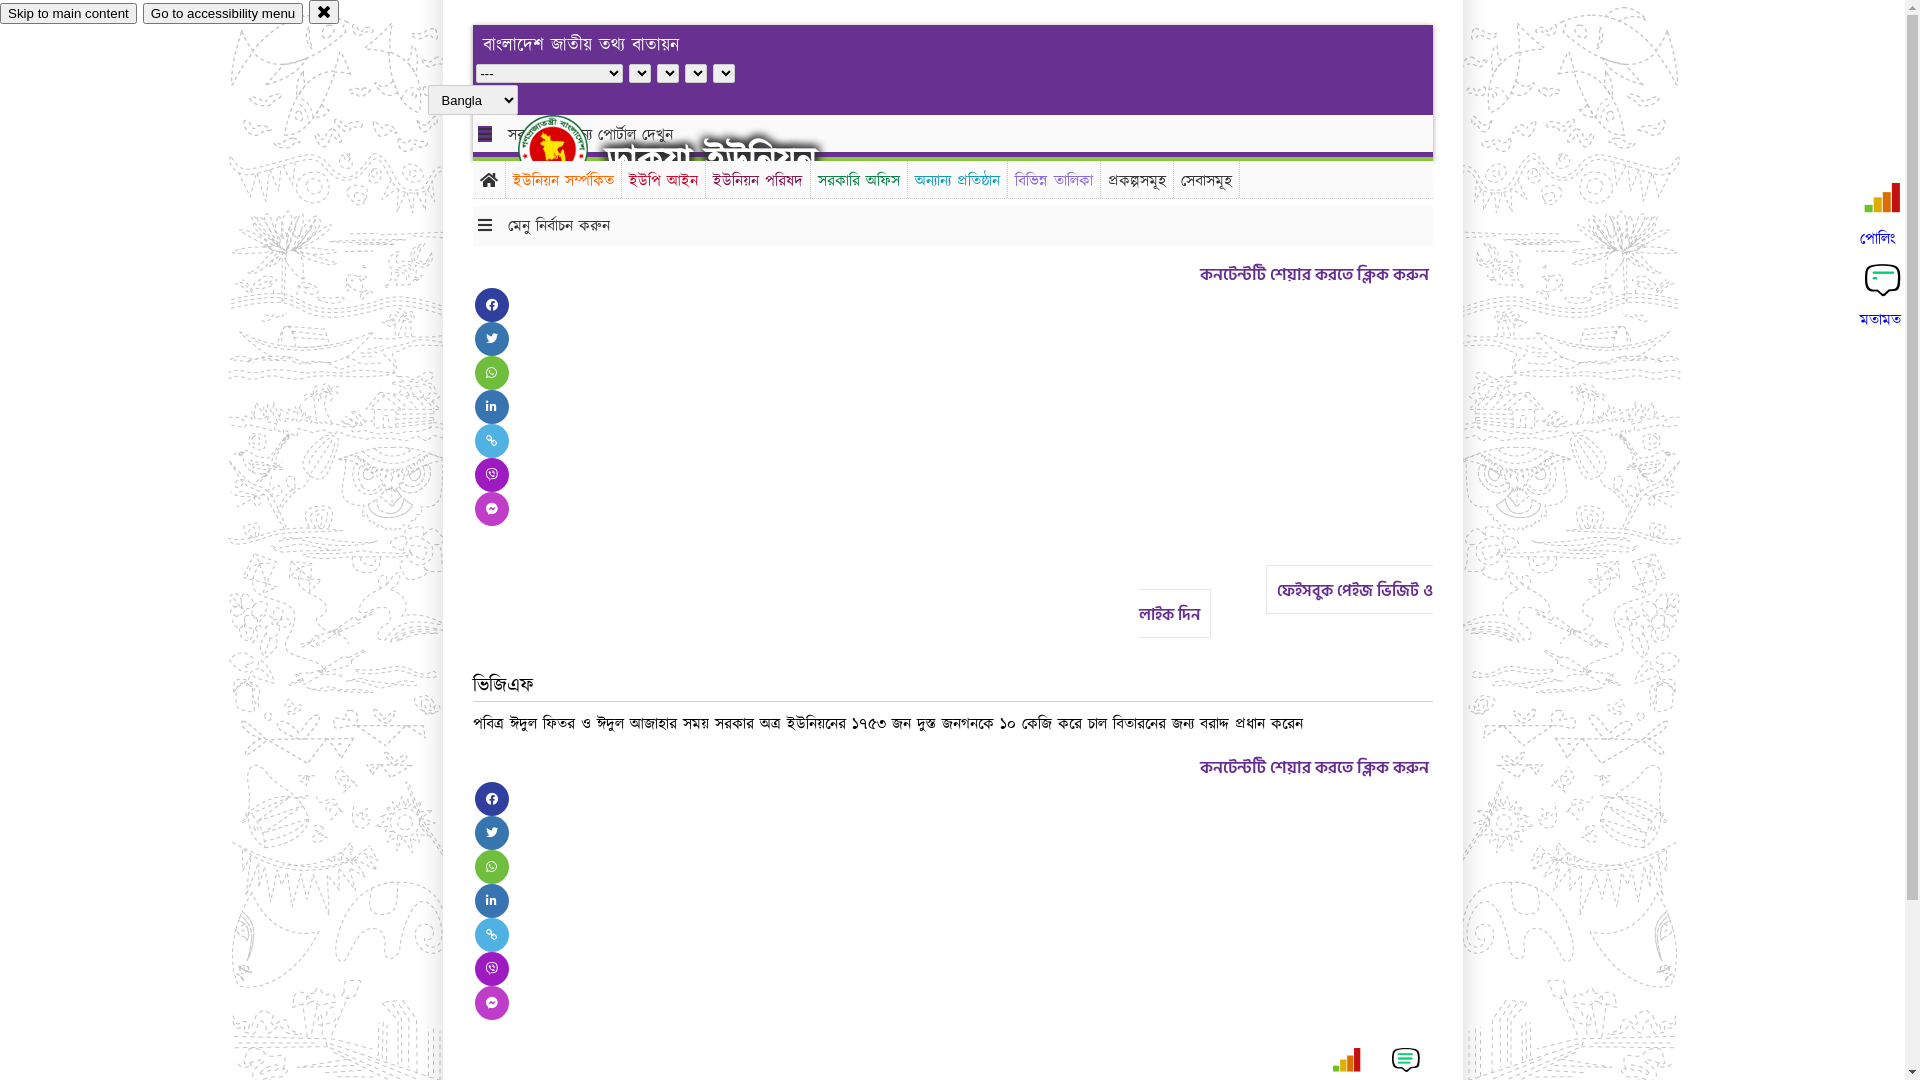 Image resolution: width=1920 pixels, height=1080 pixels. Describe the element at coordinates (324, 11) in the screenshot. I see `'close'` at that location.